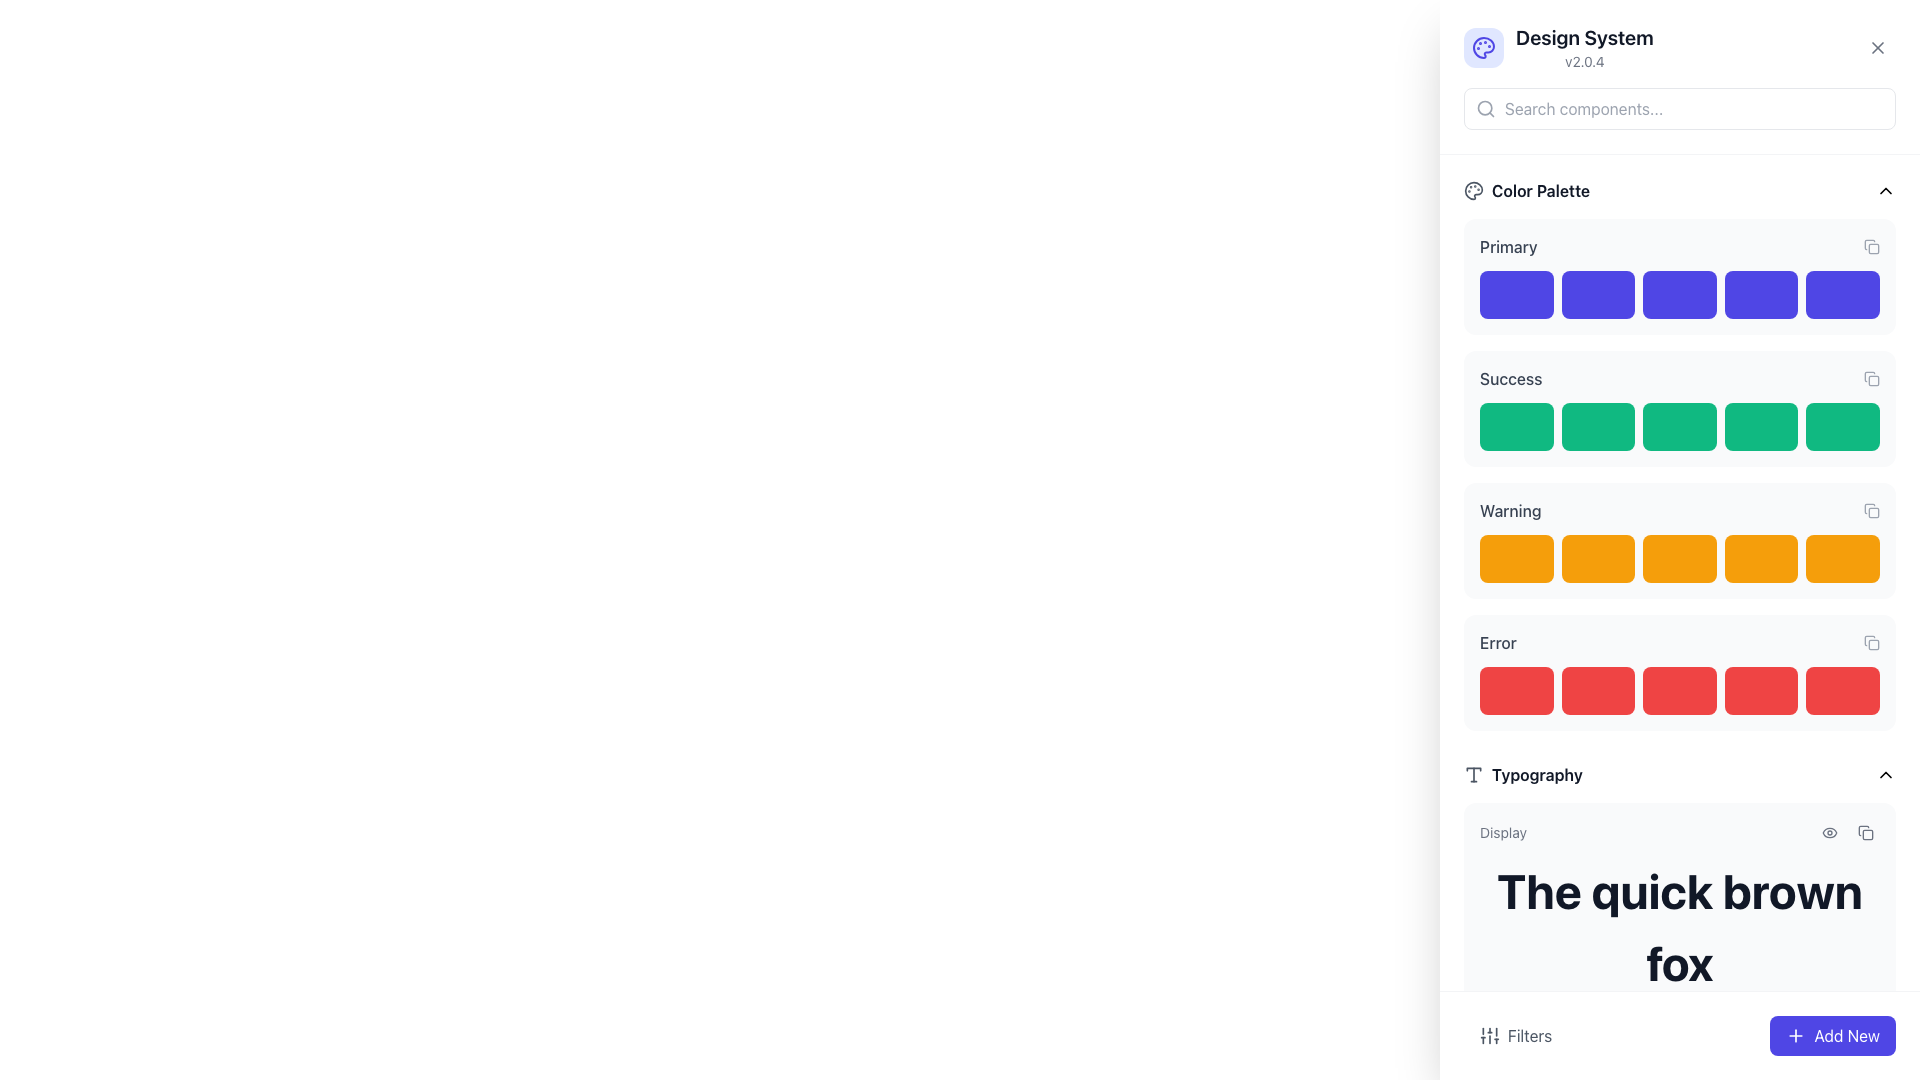 Image resolution: width=1920 pixels, height=1080 pixels. I want to click on the second green button in the 'Color Palette' section, so click(1597, 426).